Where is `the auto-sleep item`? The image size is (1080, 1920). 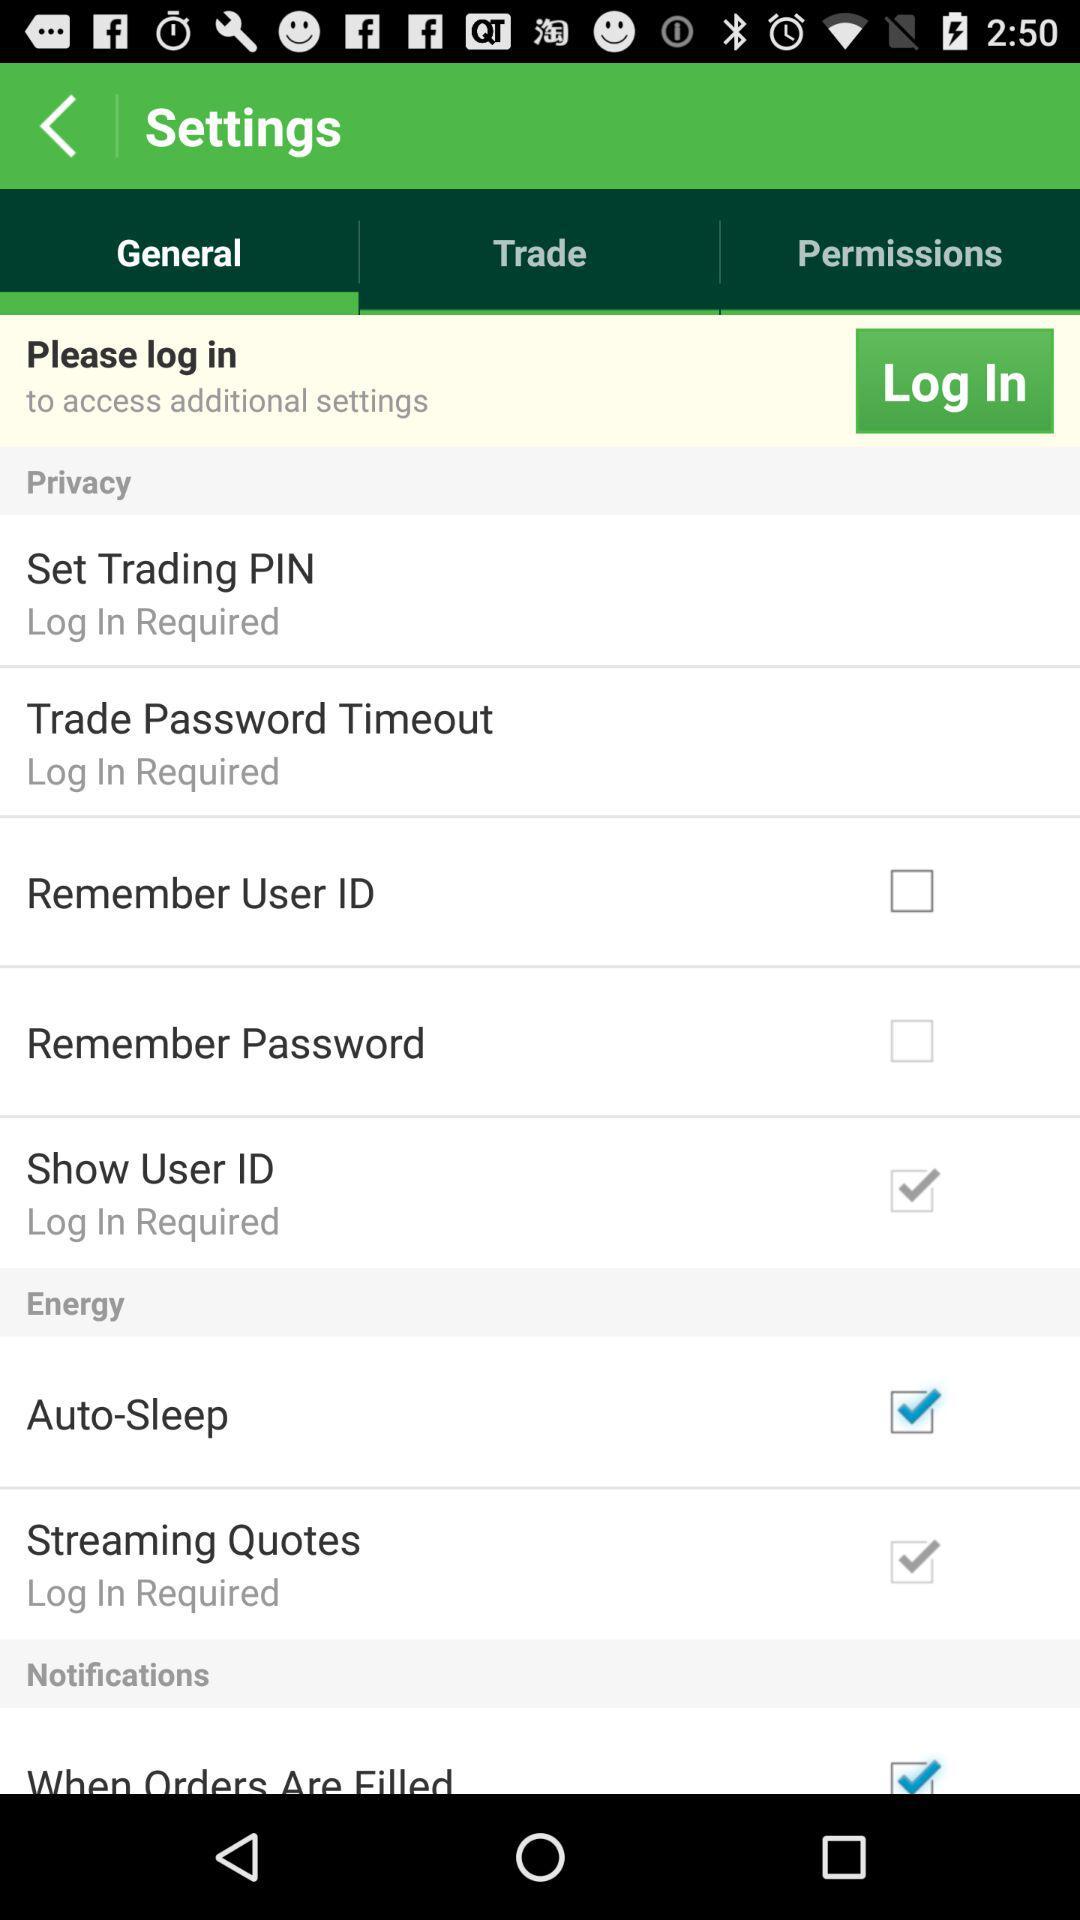 the auto-sleep item is located at coordinates (127, 1411).